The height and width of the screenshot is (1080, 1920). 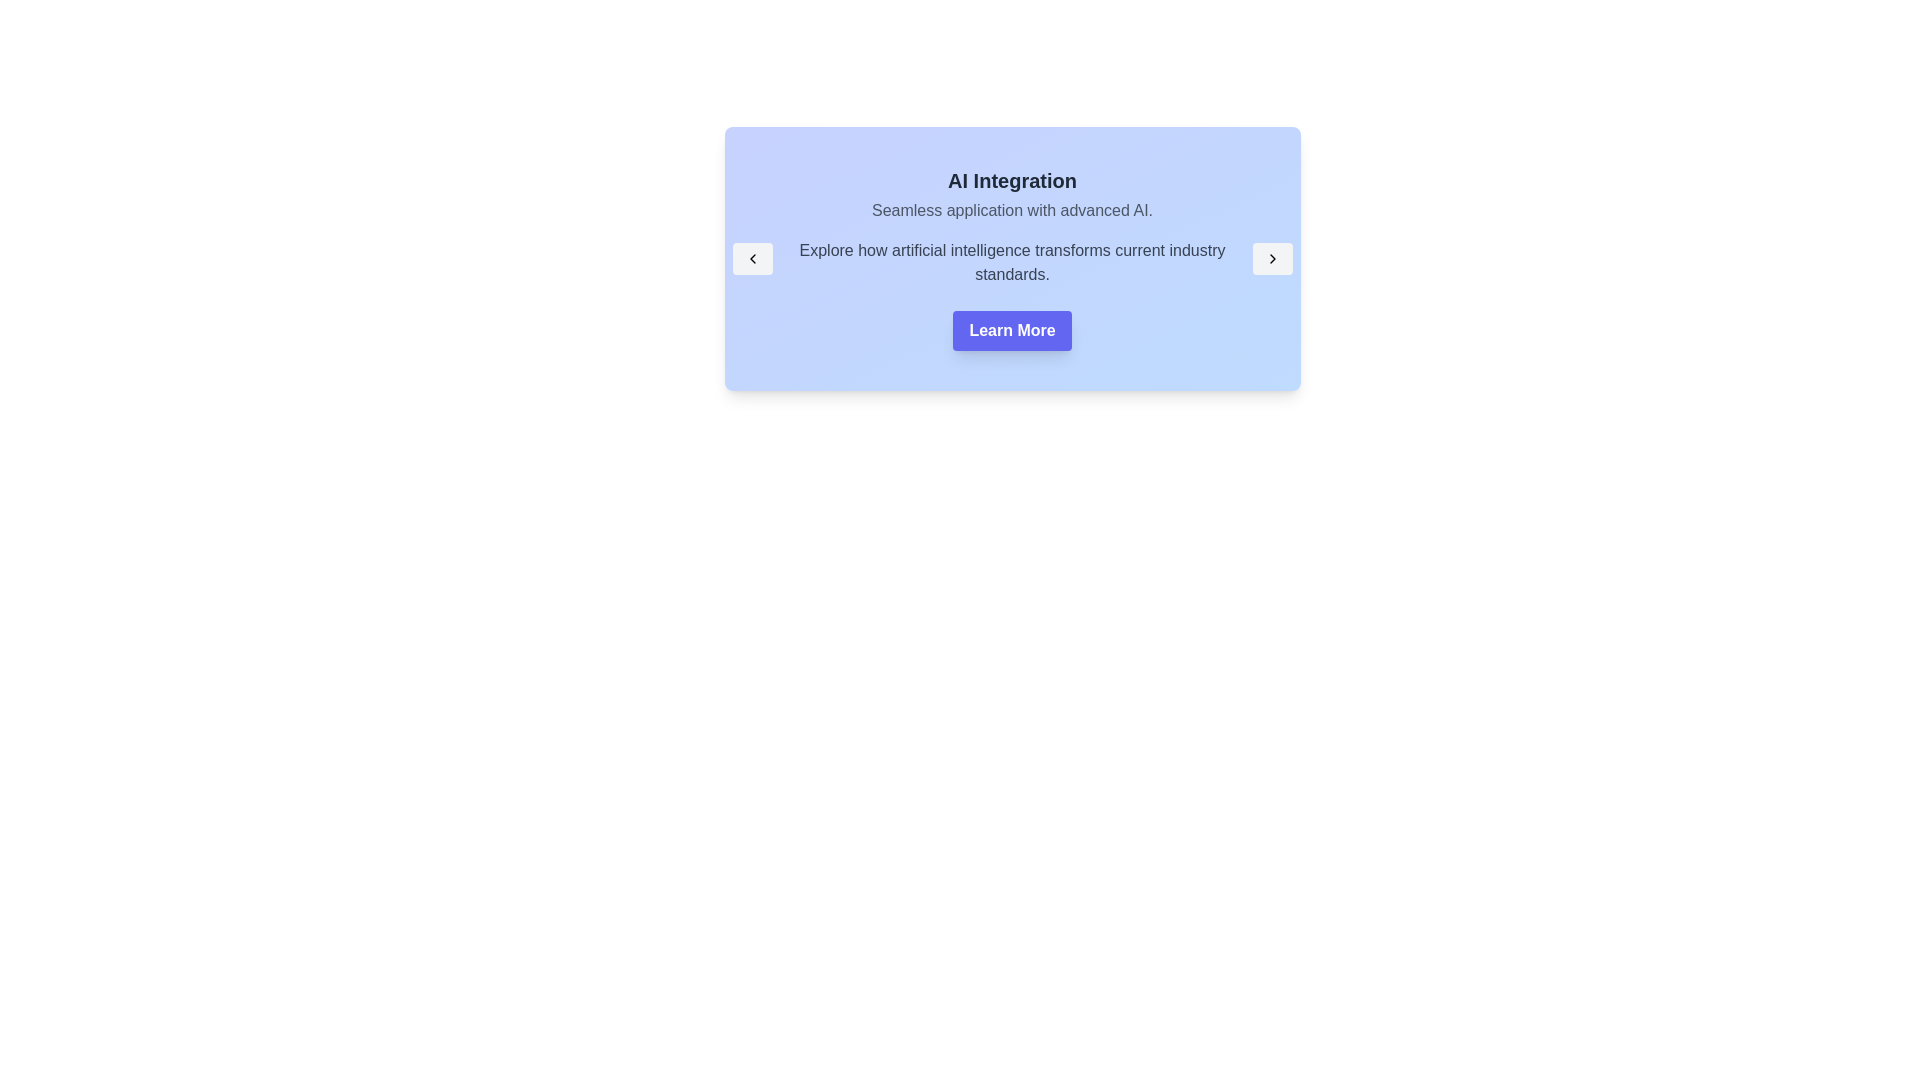 What do you see at coordinates (1012, 181) in the screenshot?
I see `the heading text element, which serves as the title for the associated content section, positioned at the top of the section above summary text and buttons` at bounding box center [1012, 181].